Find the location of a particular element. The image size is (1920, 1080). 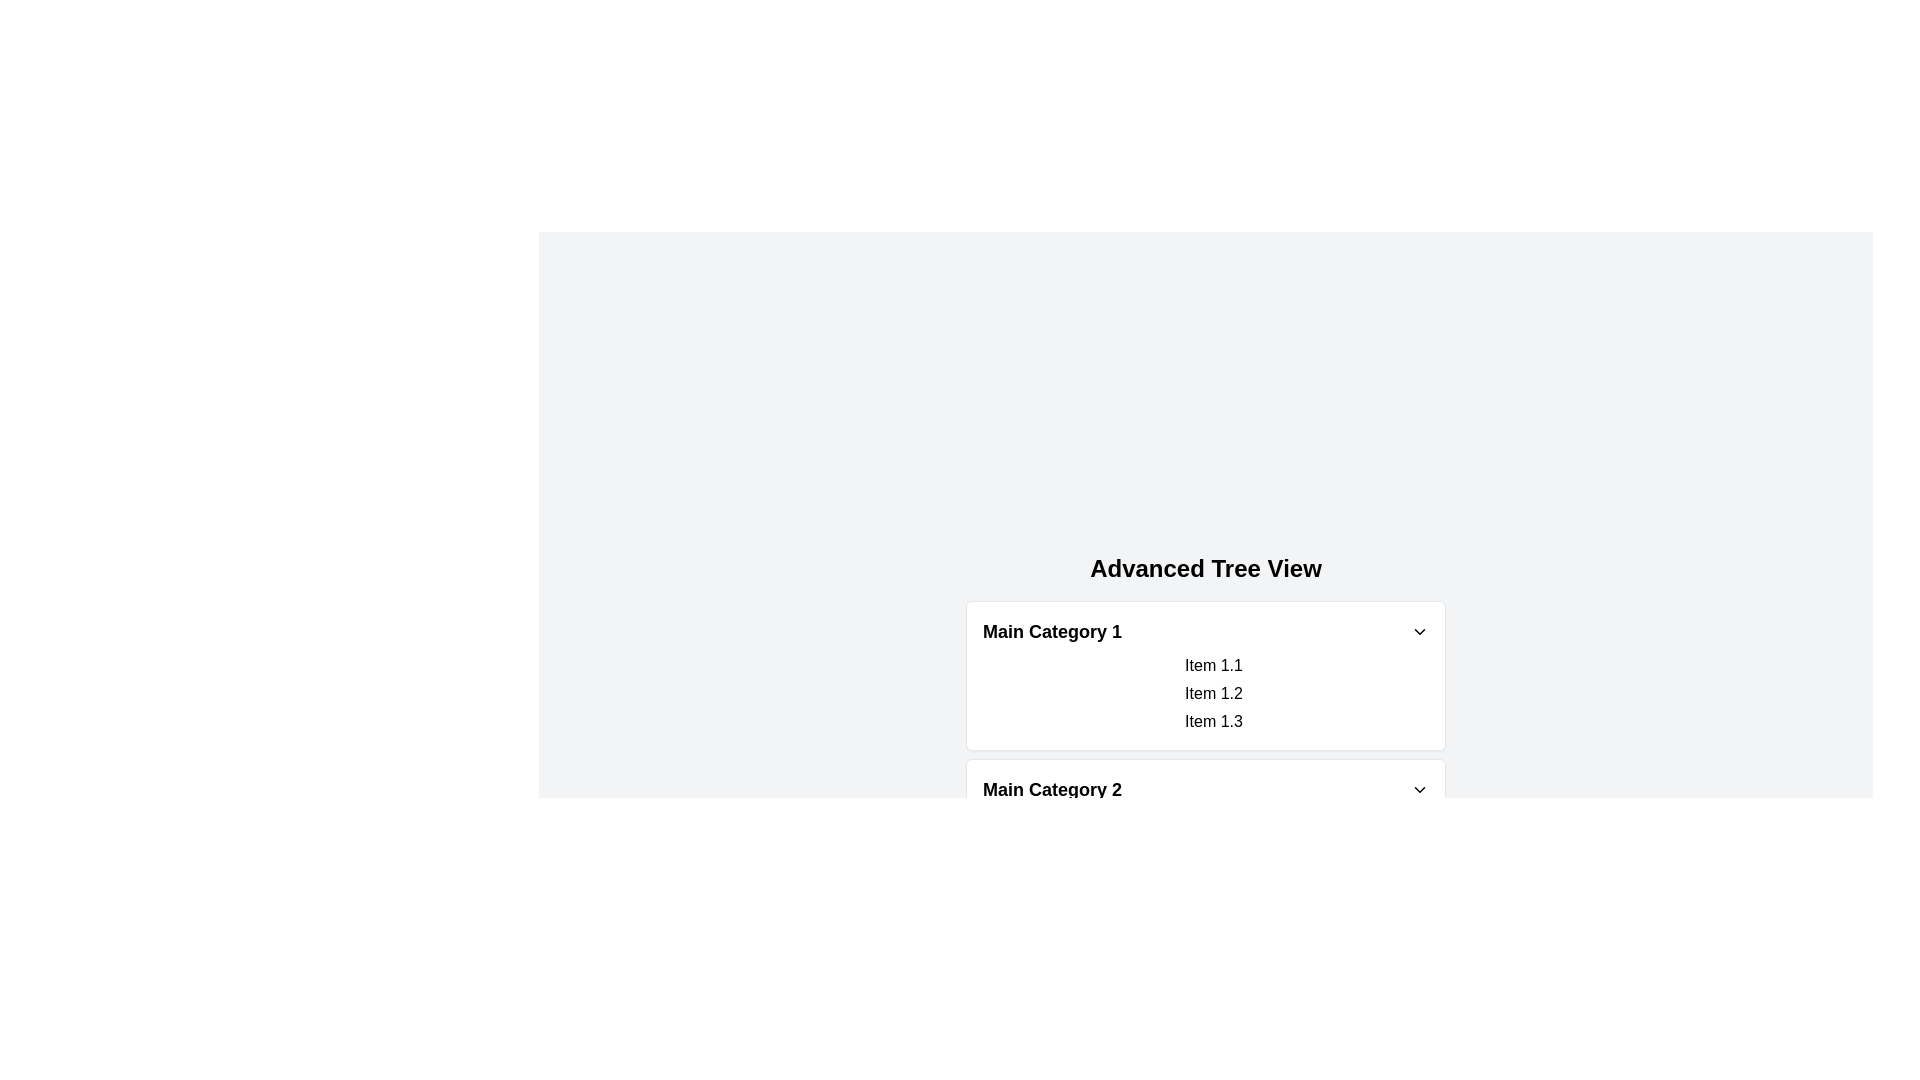

the chevron icon in the header of the 'Main Category 2' section to trigger tooltip or visual feedback is located at coordinates (1419, 789).